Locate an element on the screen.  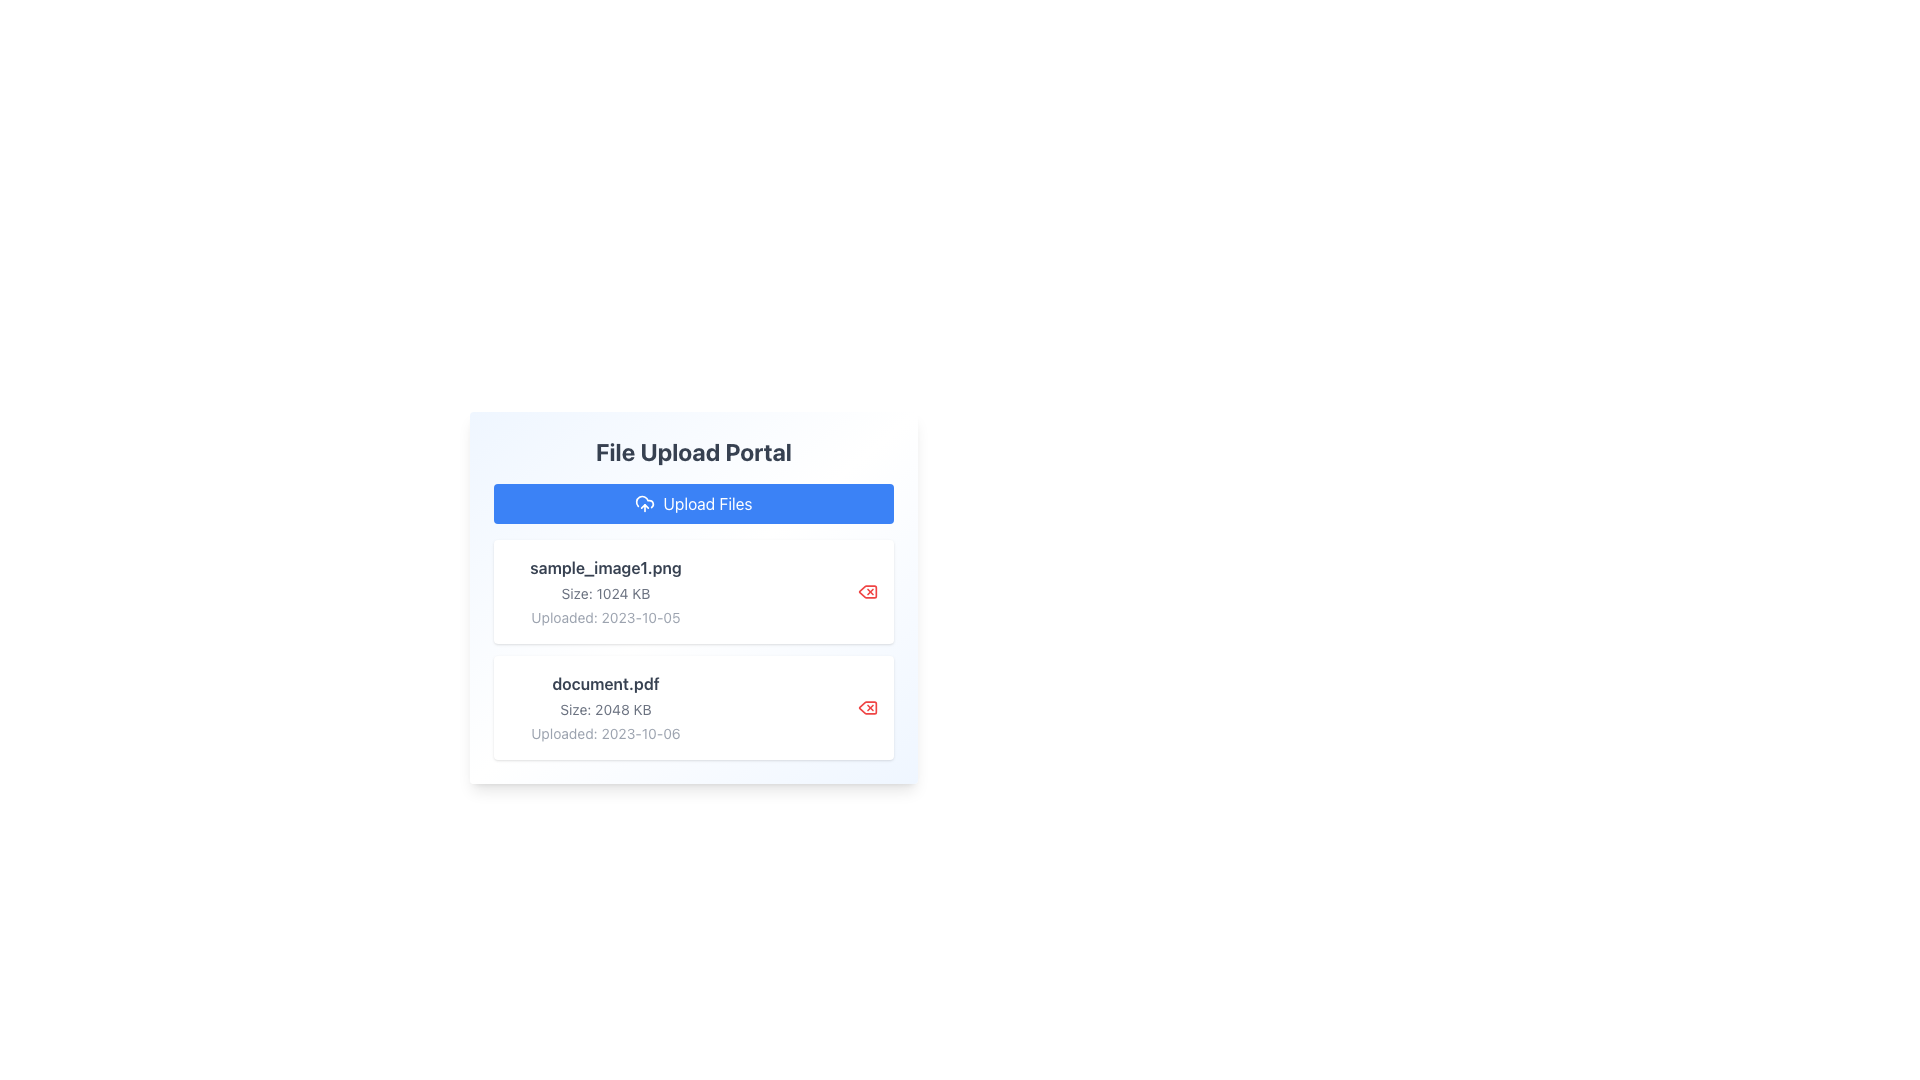
static text inside the file upload button located centrally at the top of the interface, which indicates that clicking this button will initiate a file upload process is located at coordinates (707, 503).